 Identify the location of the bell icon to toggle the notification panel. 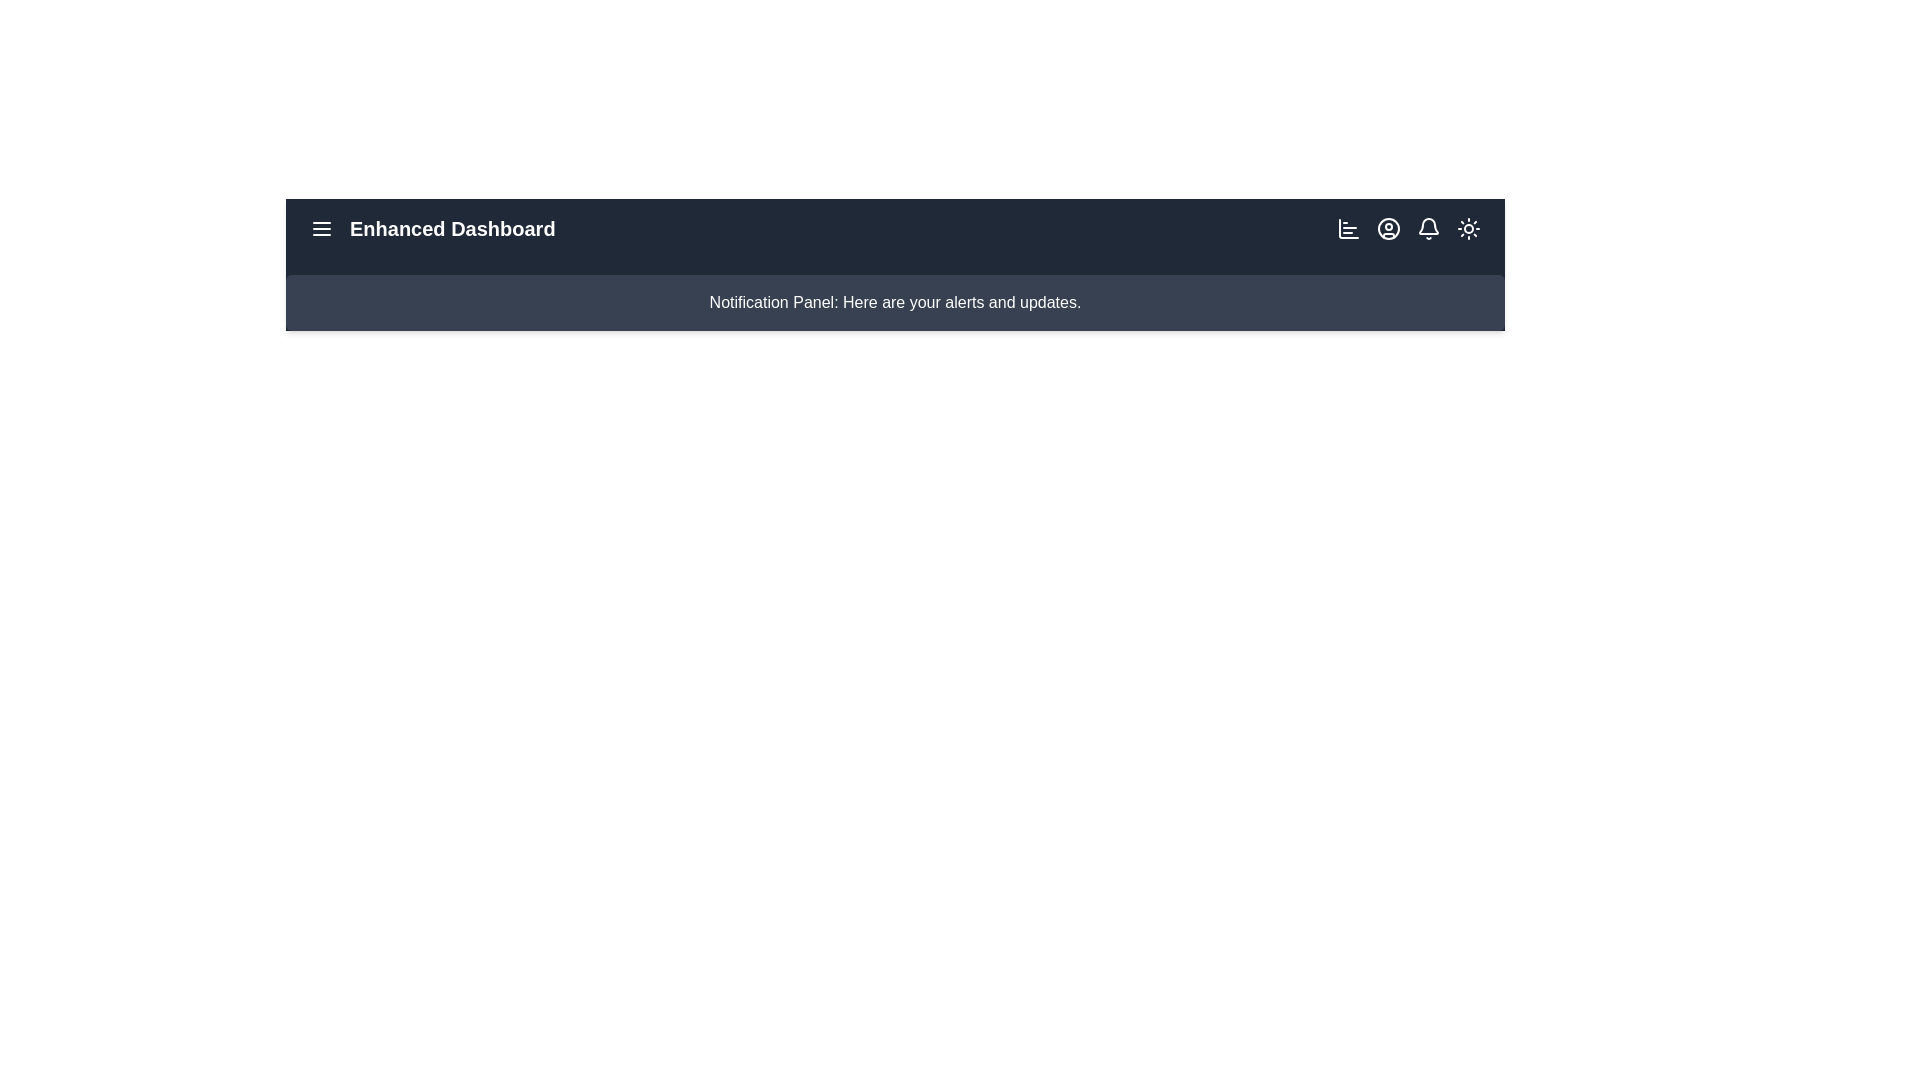
(1428, 227).